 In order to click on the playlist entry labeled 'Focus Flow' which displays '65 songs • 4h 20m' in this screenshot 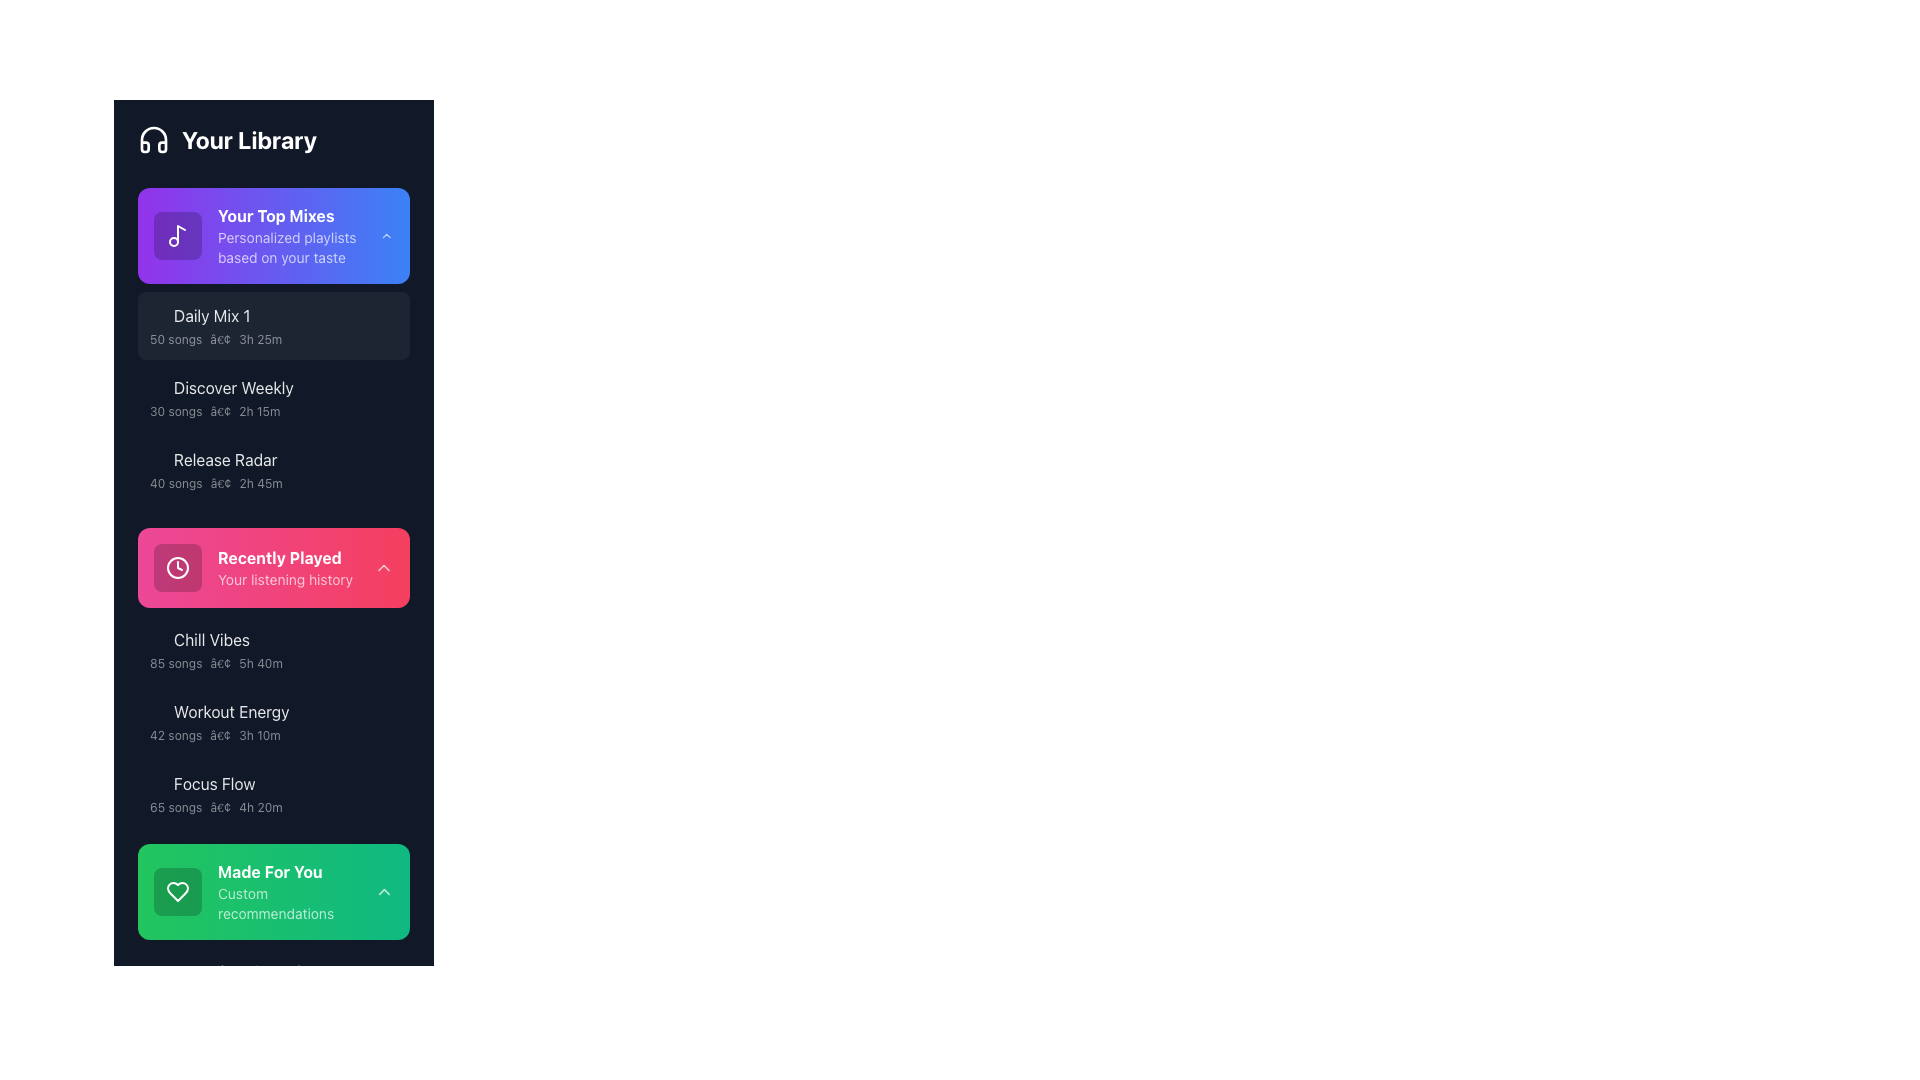, I will do `click(272, 793)`.